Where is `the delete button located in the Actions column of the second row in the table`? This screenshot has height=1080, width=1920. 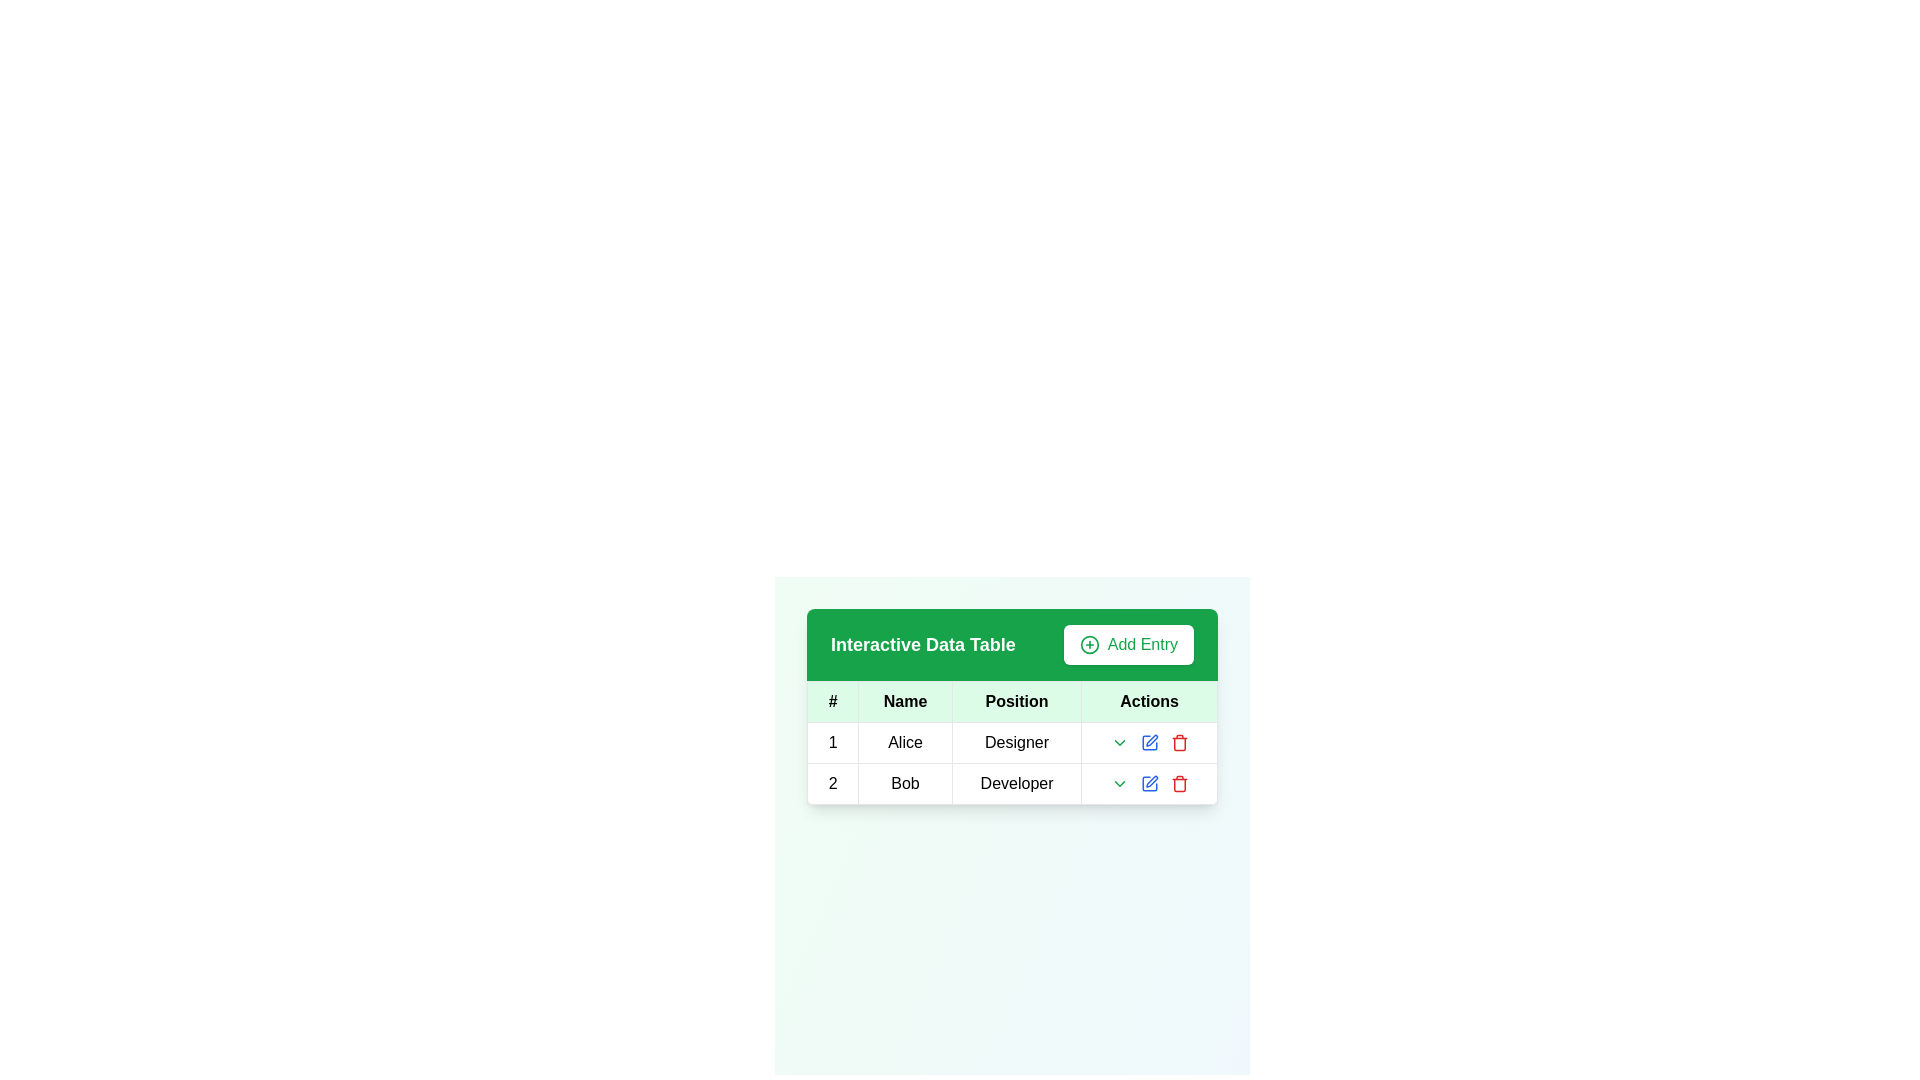 the delete button located in the Actions column of the second row in the table is located at coordinates (1179, 782).